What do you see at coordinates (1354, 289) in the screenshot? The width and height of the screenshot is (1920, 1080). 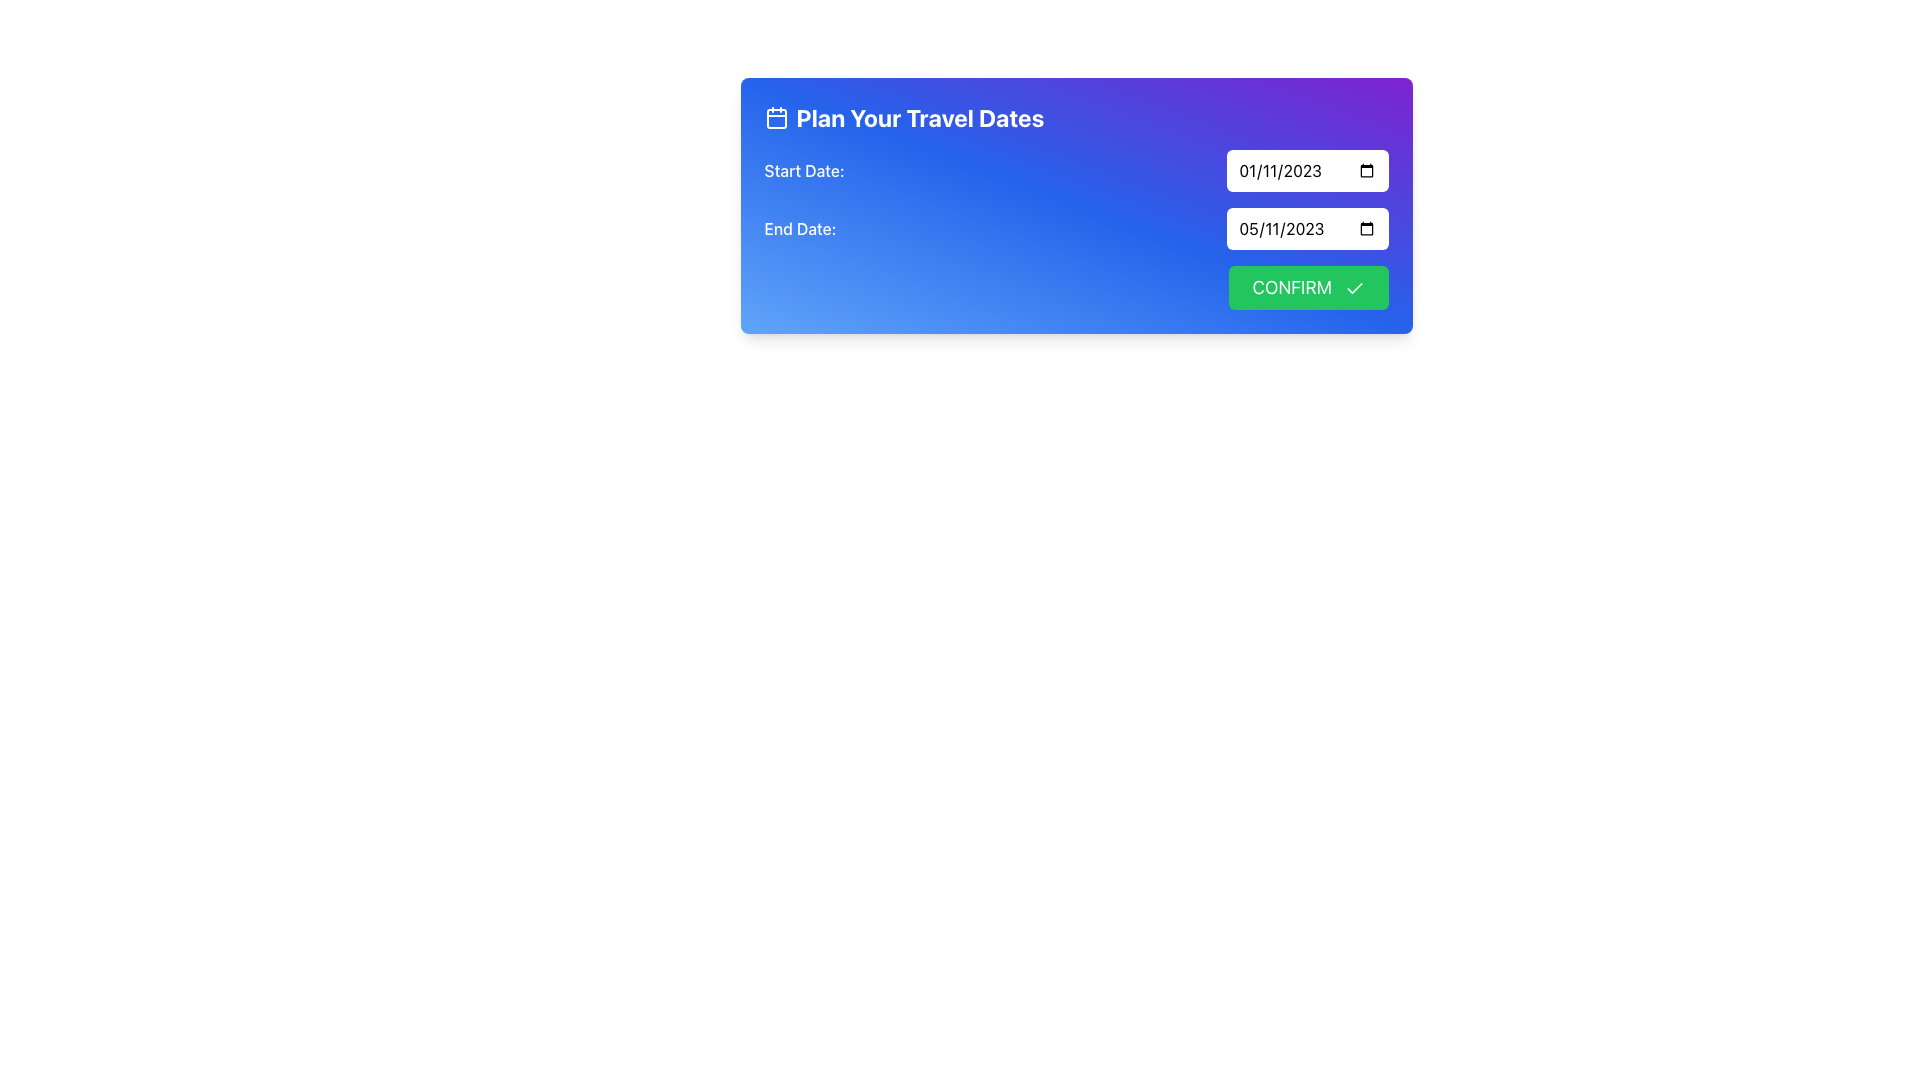 I see `the checkmark icon located on the right side of the 'Confirm' button in the 'Plan Your Travel Dates' form, which visually indicates approval or completion` at bounding box center [1354, 289].